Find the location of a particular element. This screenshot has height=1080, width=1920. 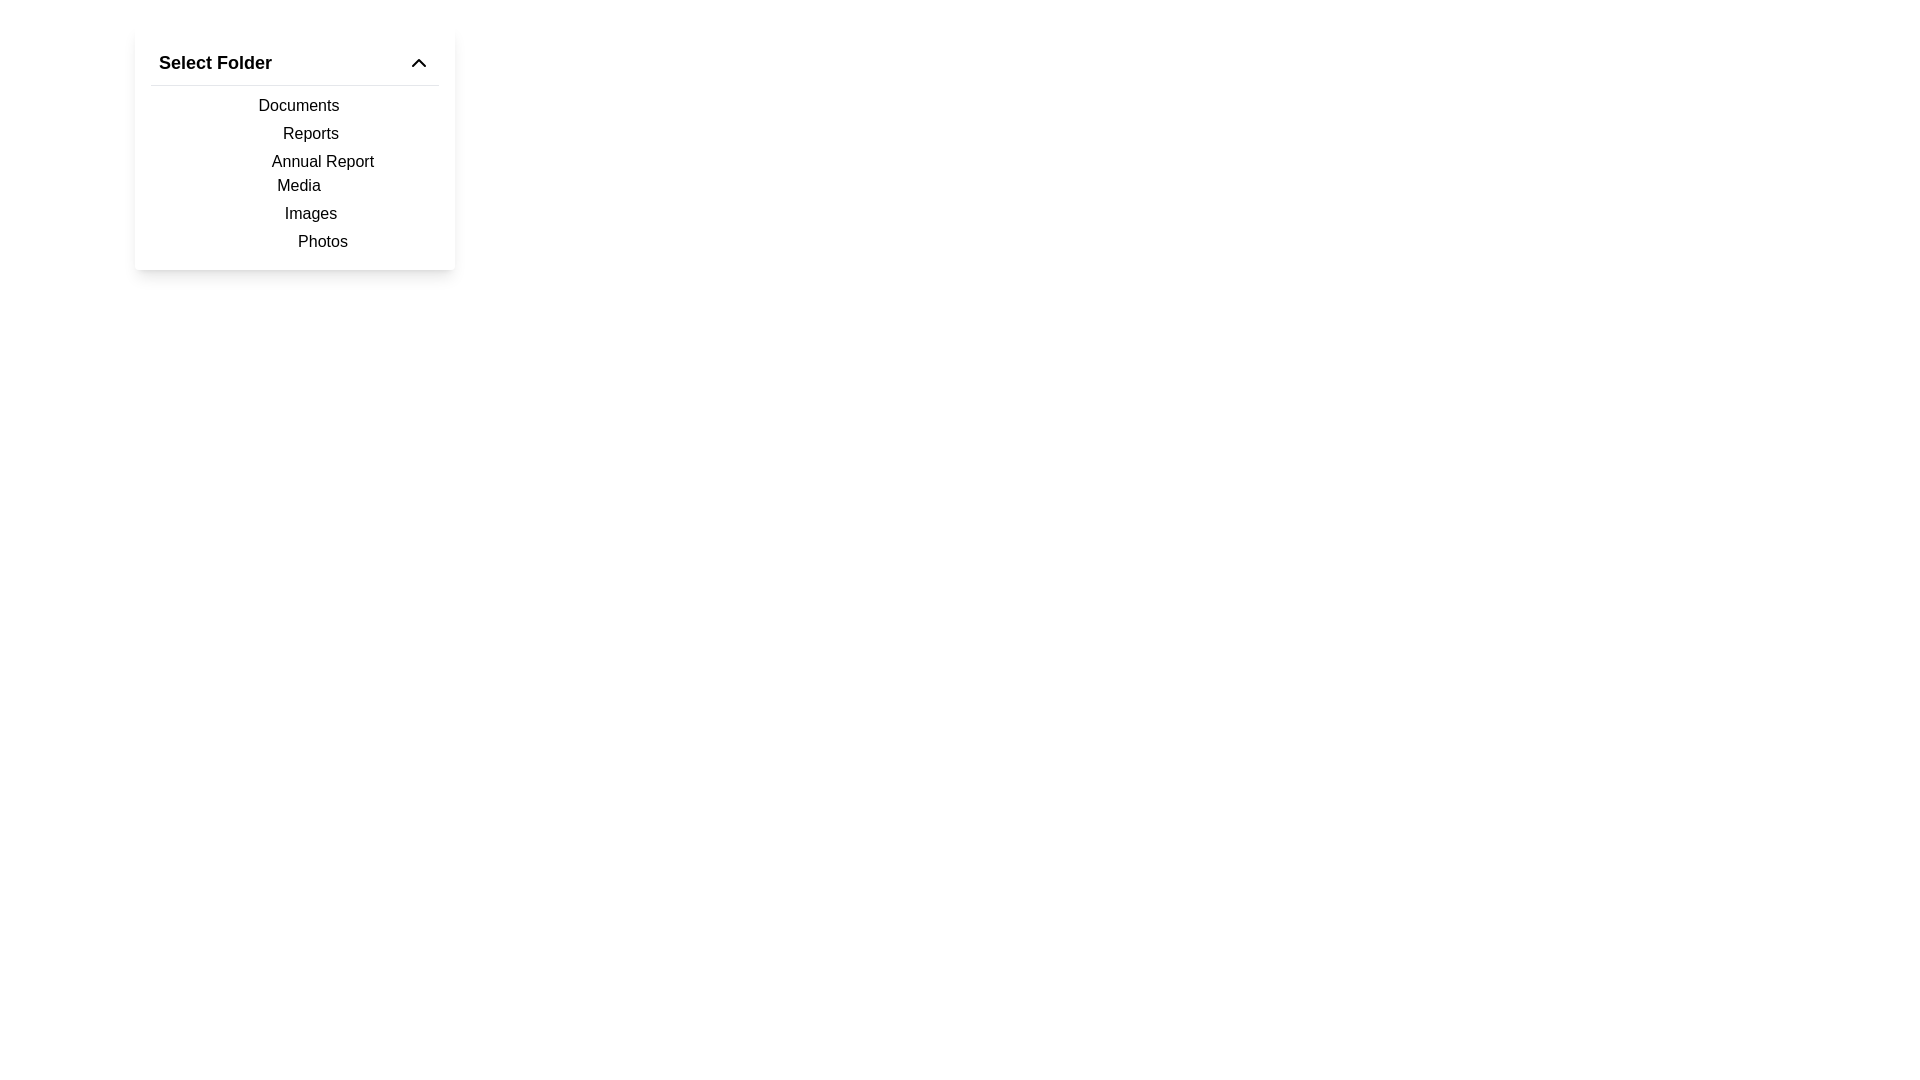

the 'Annual Report' list item in the vertical menu under the 'Reports' item in the 'Select Folder' dropdown is located at coordinates (322, 161).